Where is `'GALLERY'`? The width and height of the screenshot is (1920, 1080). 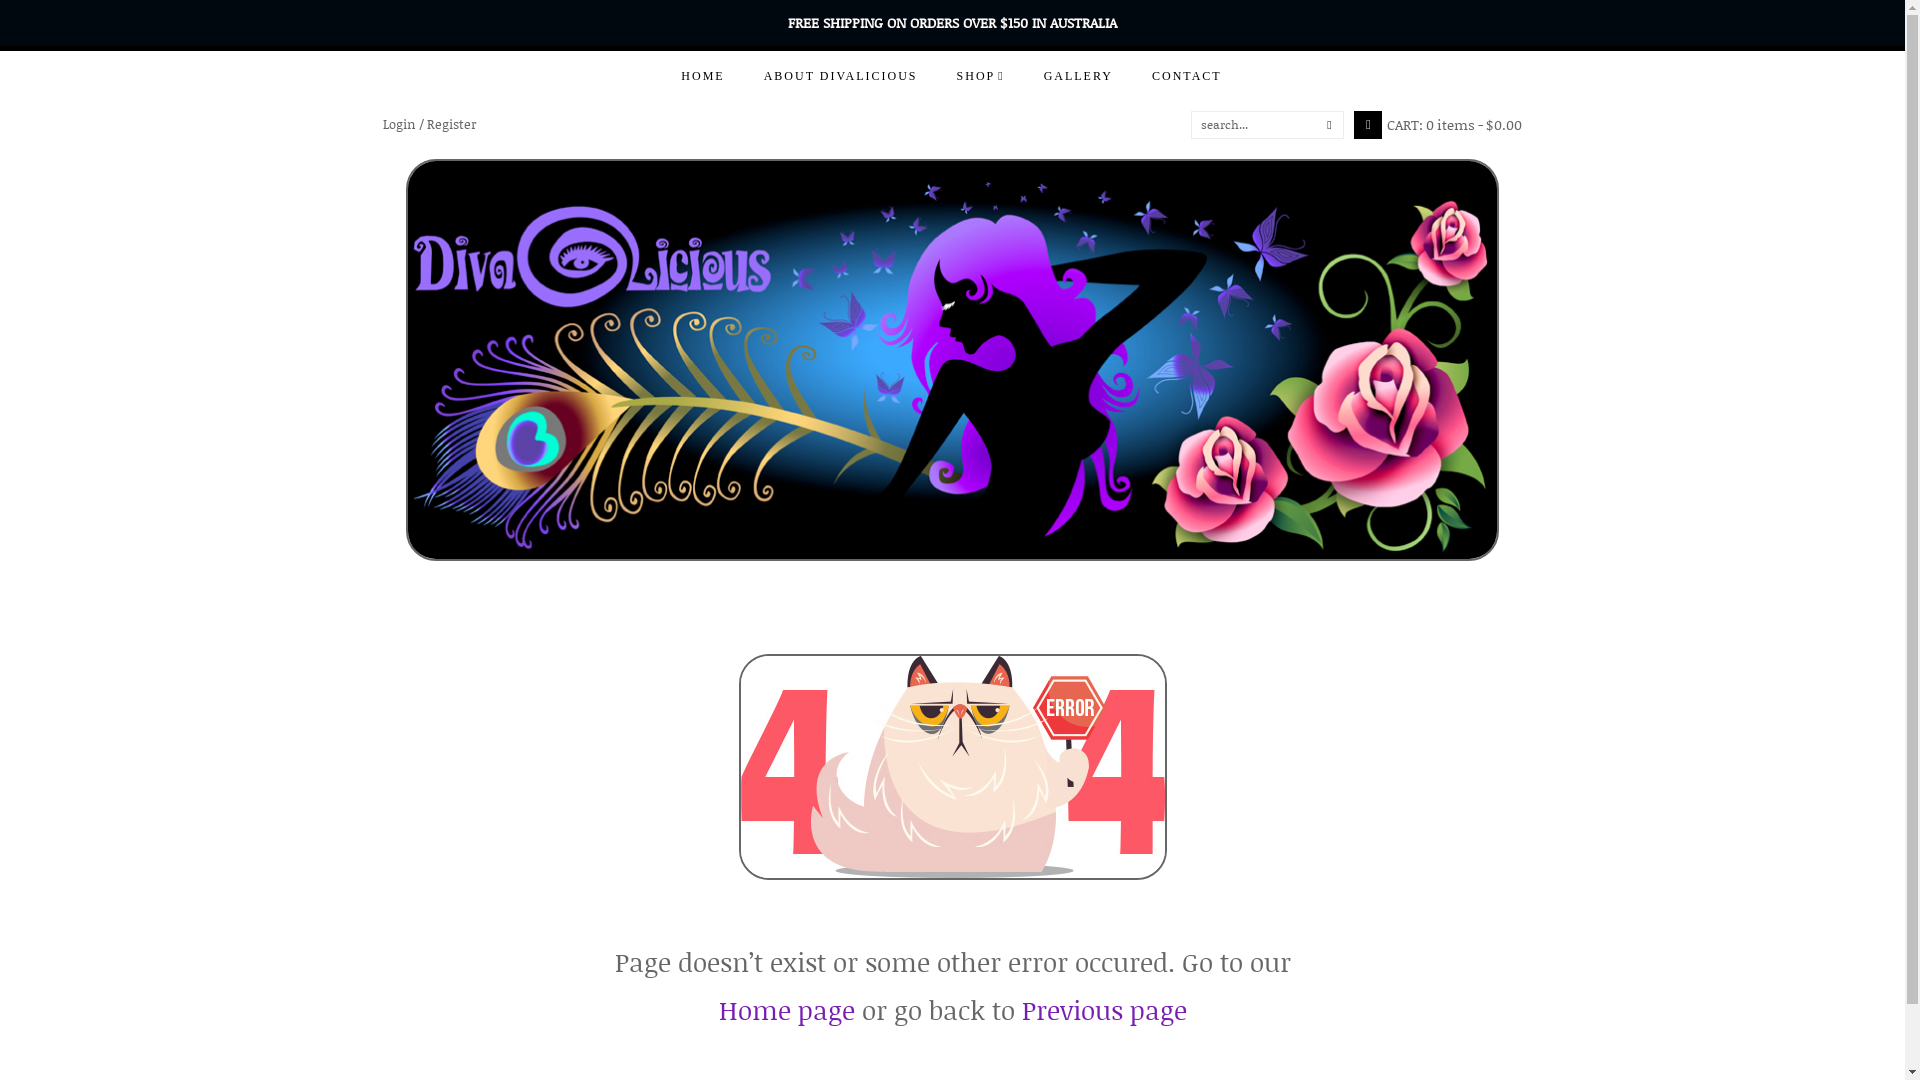
'GALLERY' is located at coordinates (1023, 75).